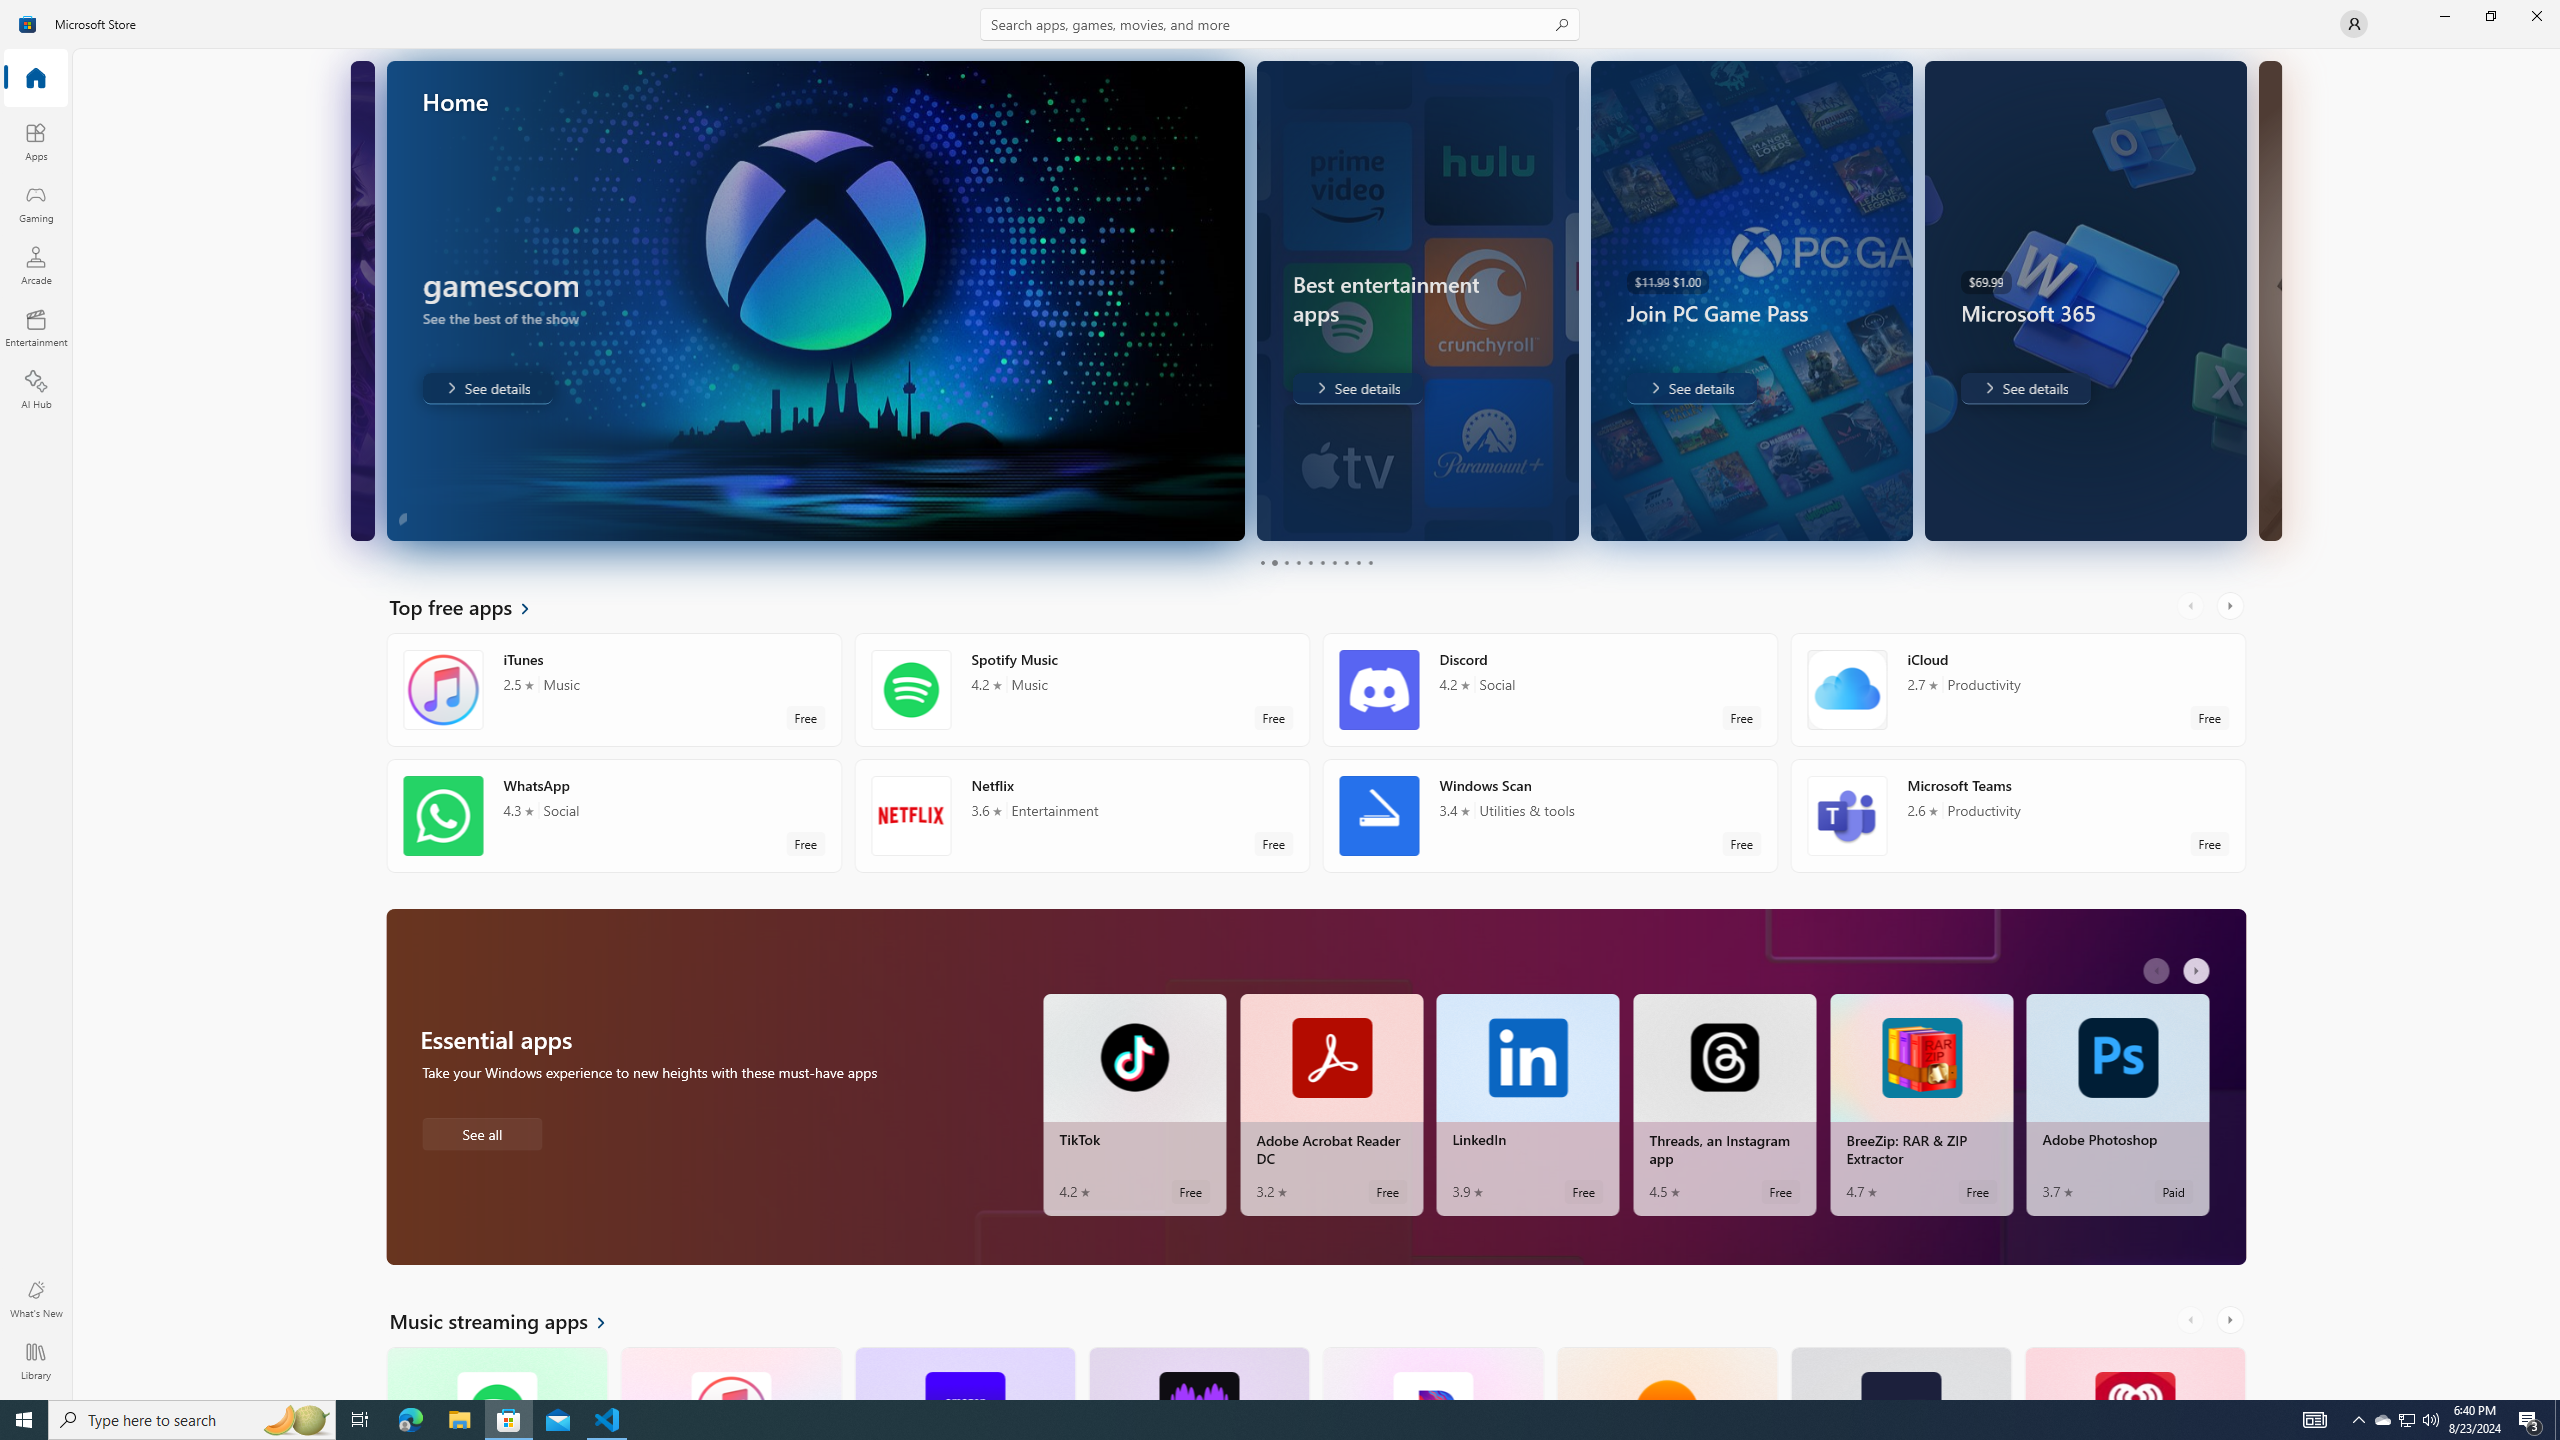 This screenshot has width=2560, height=1440. I want to click on 'Gaming', so click(34, 202).